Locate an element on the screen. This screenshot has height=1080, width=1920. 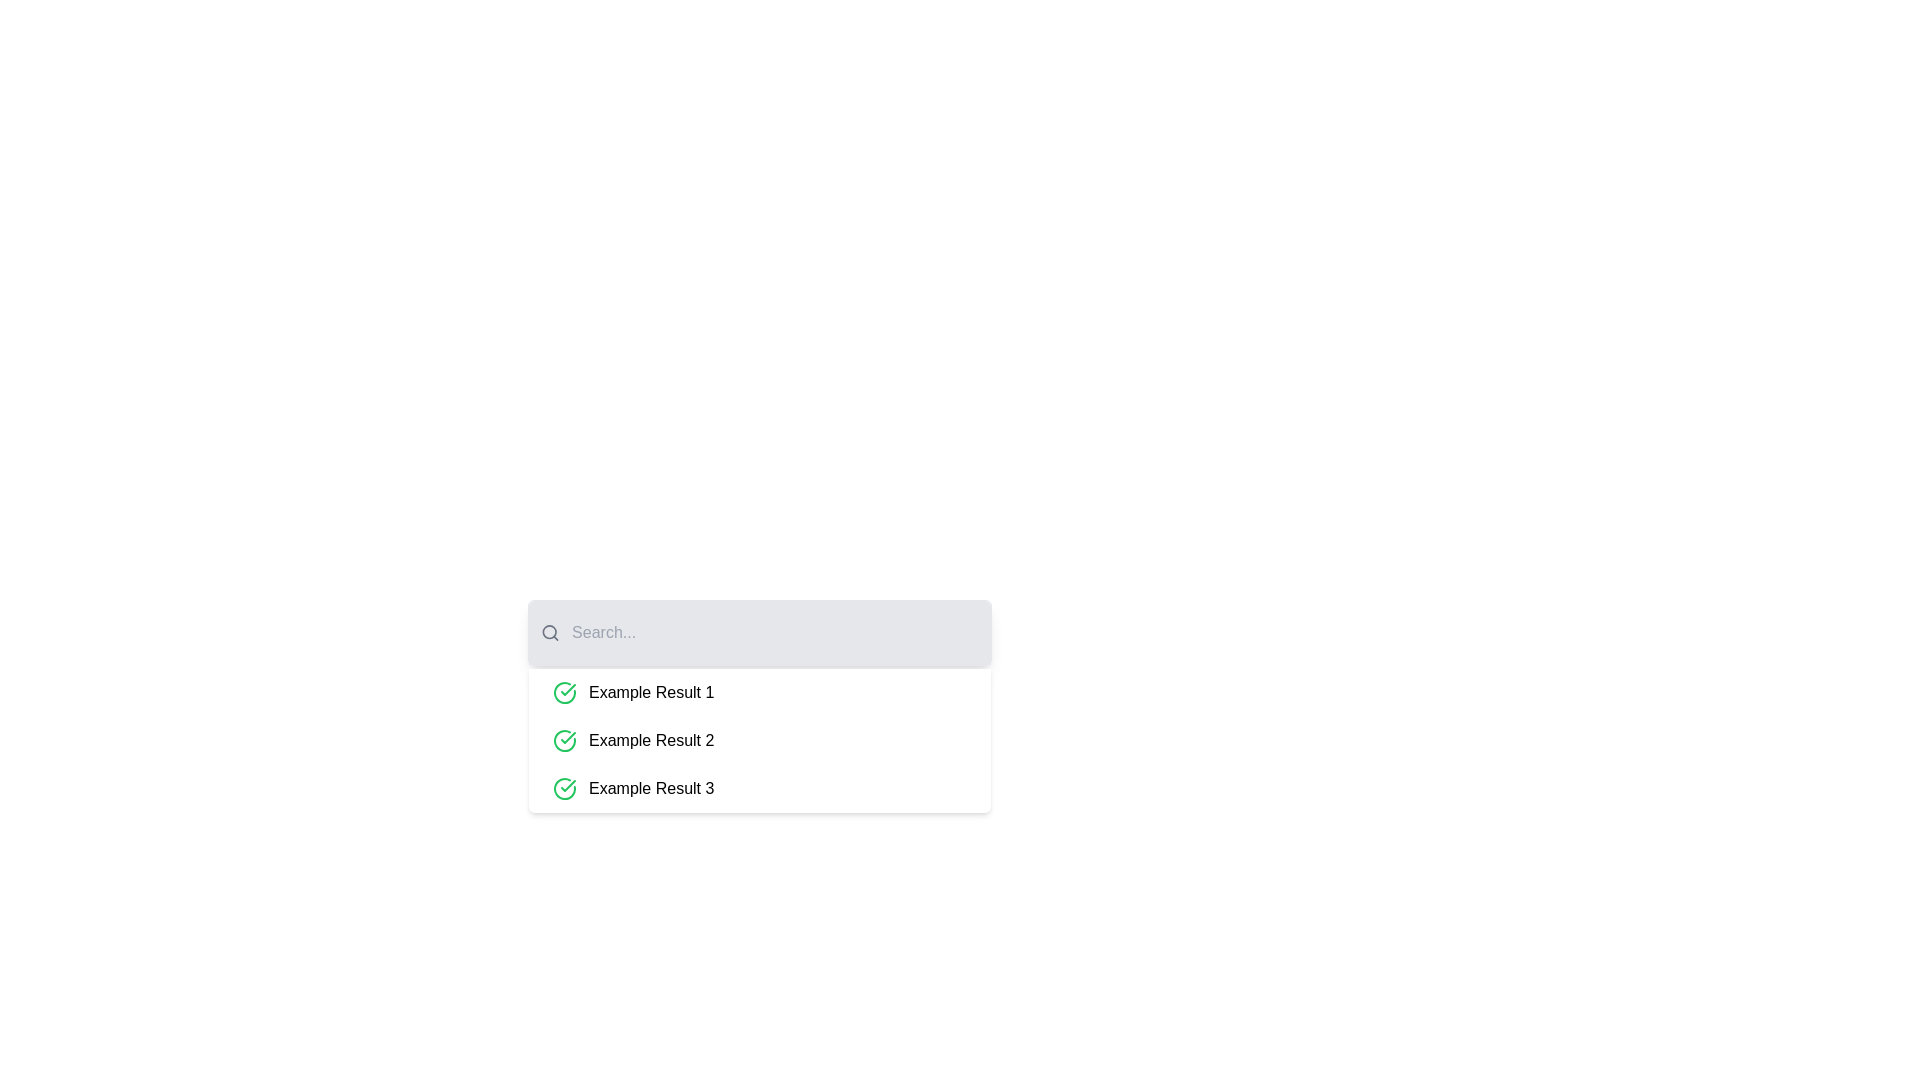
the third List item in the vertical list is located at coordinates (758, 788).